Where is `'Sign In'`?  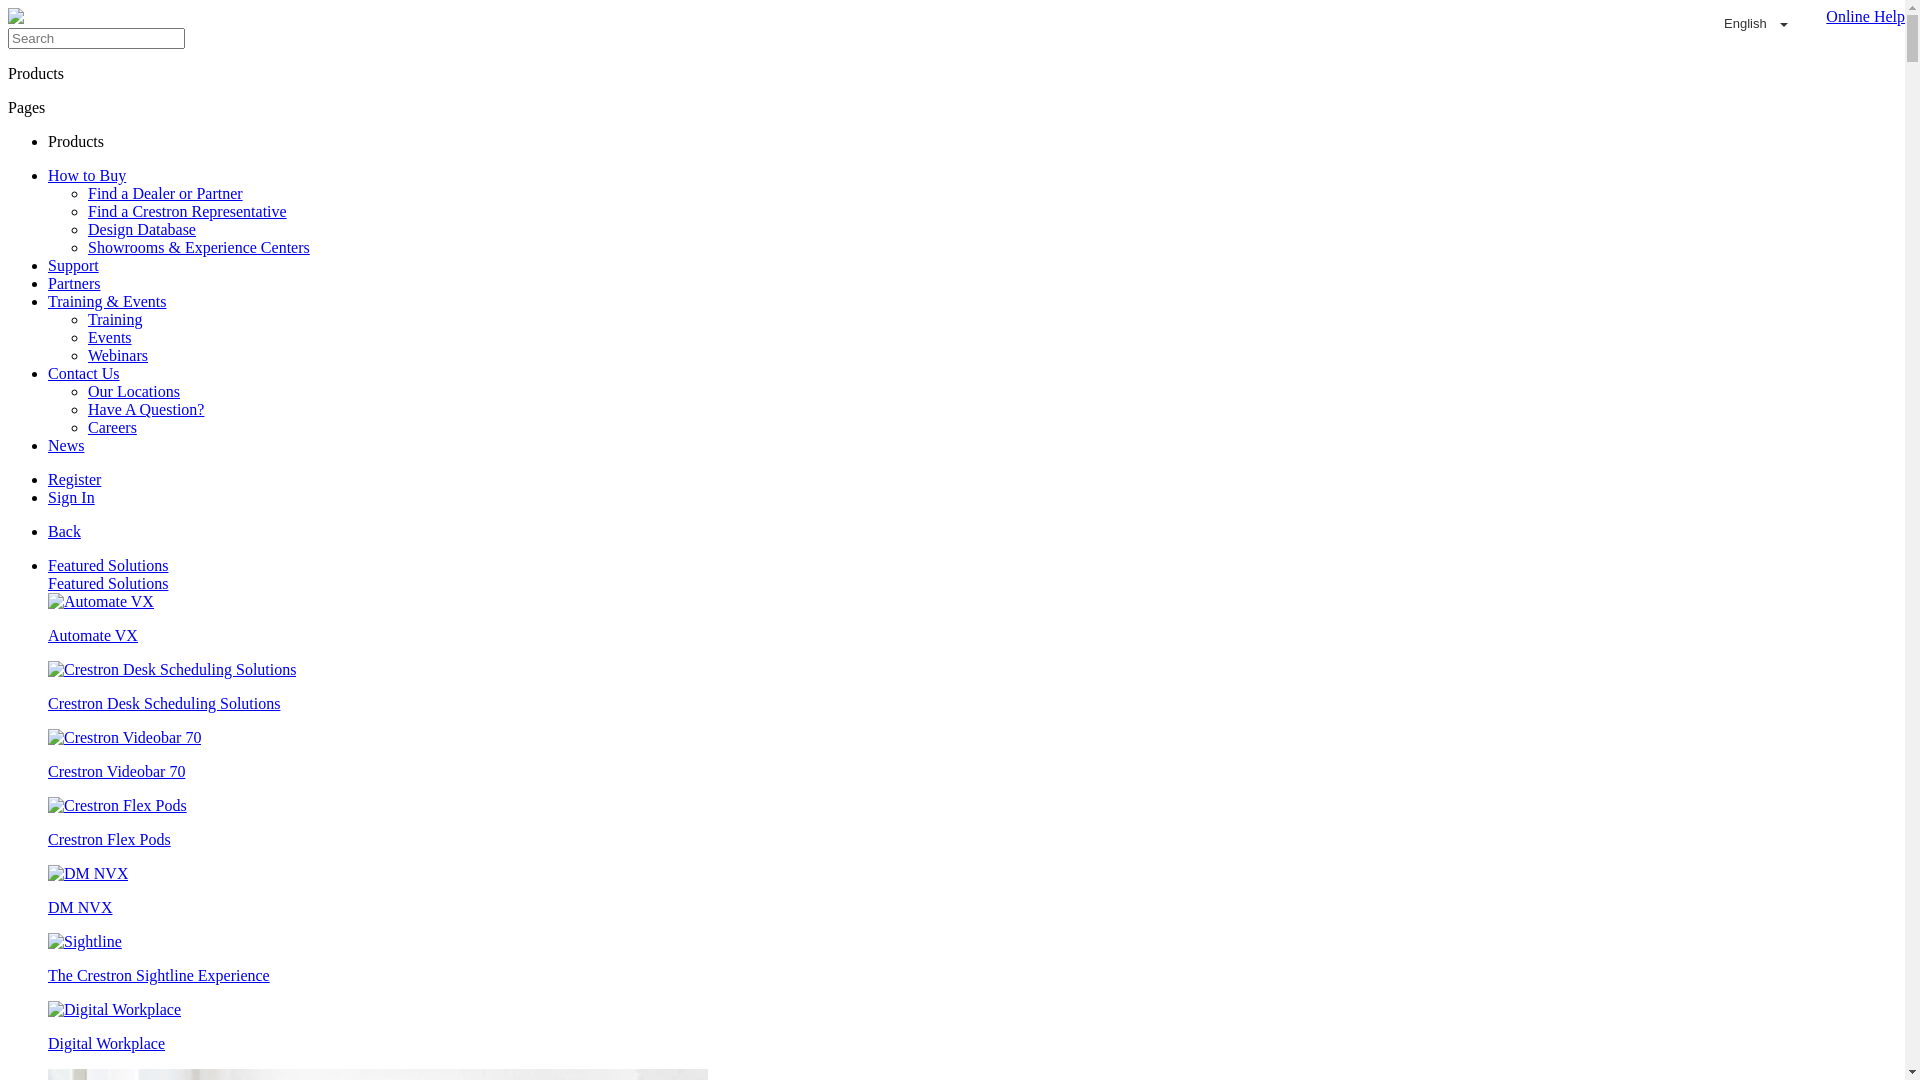
'Sign In' is located at coordinates (71, 496).